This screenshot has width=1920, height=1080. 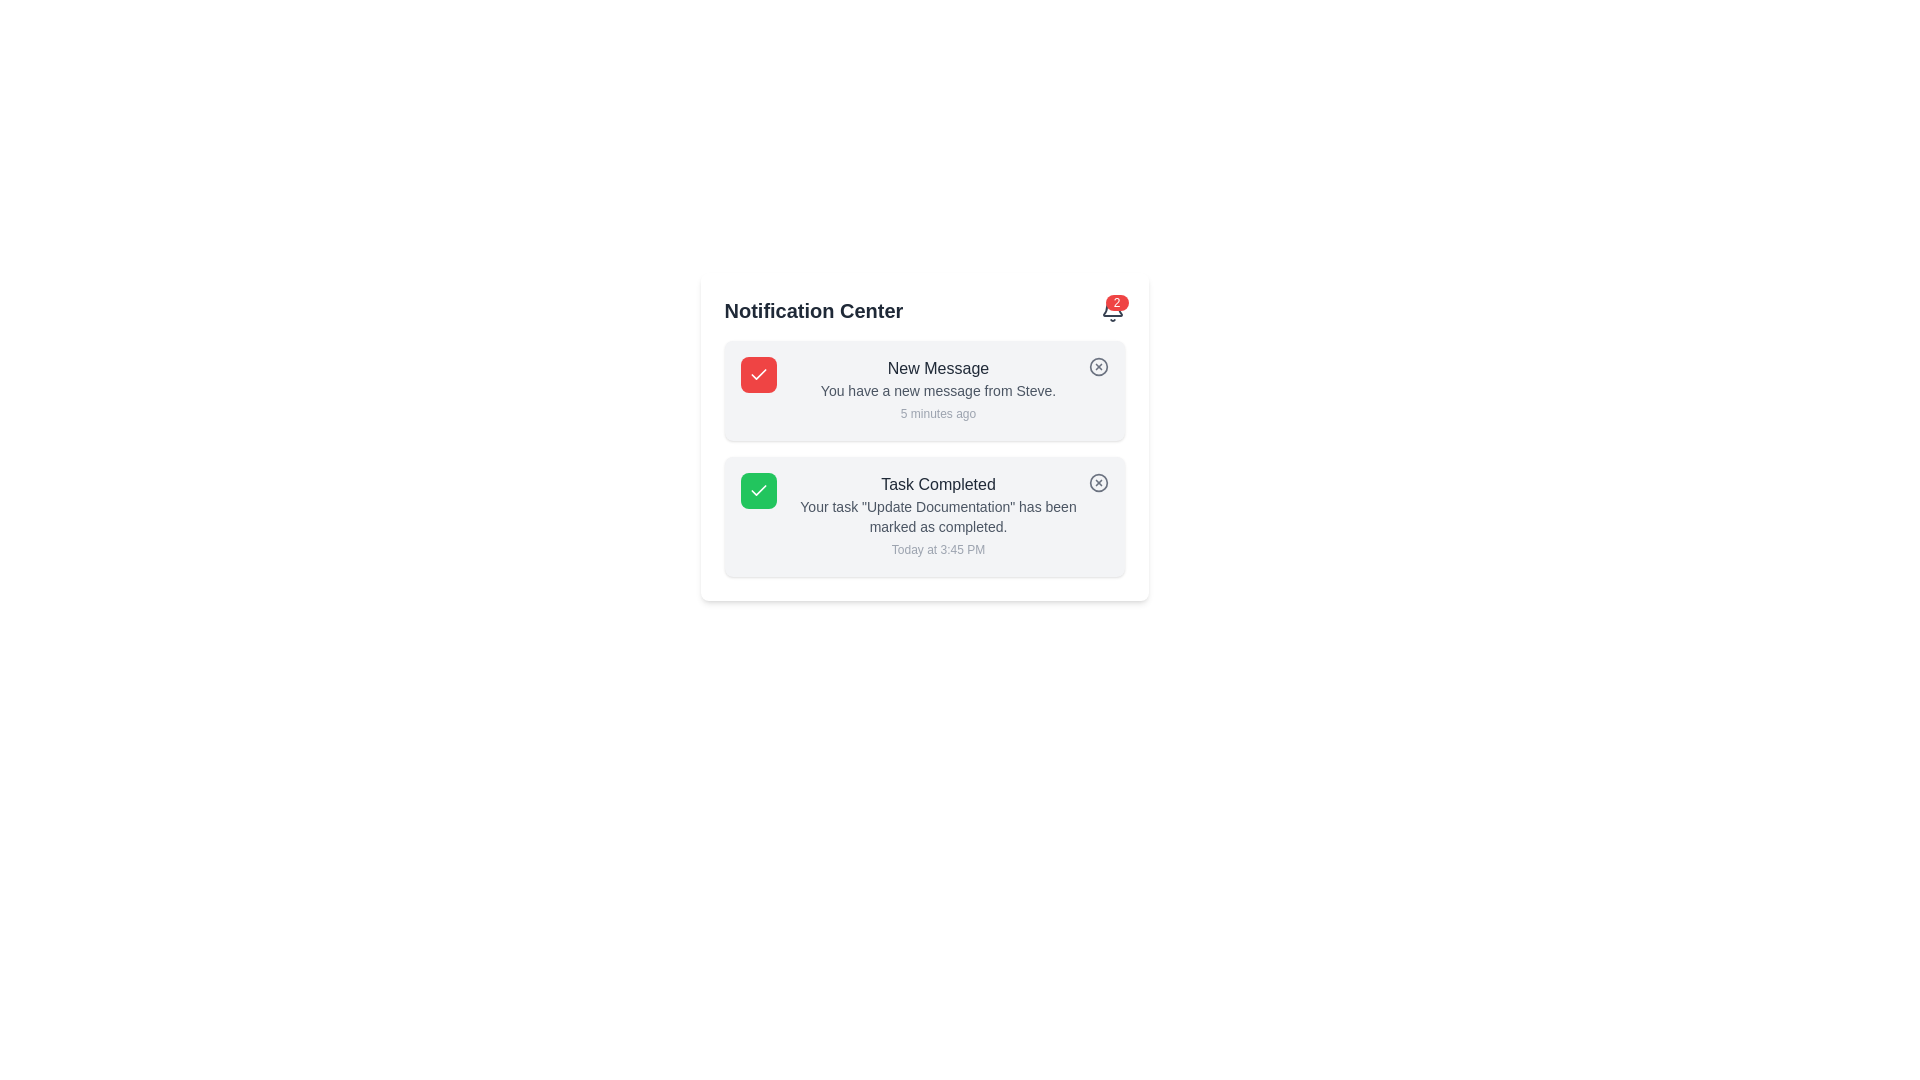 What do you see at coordinates (1097, 482) in the screenshot?
I see `the circular removal button with a gray border and central 'X' in the top-right corner of the second notification card to visualize the color change to red, indicating interactivity` at bounding box center [1097, 482].